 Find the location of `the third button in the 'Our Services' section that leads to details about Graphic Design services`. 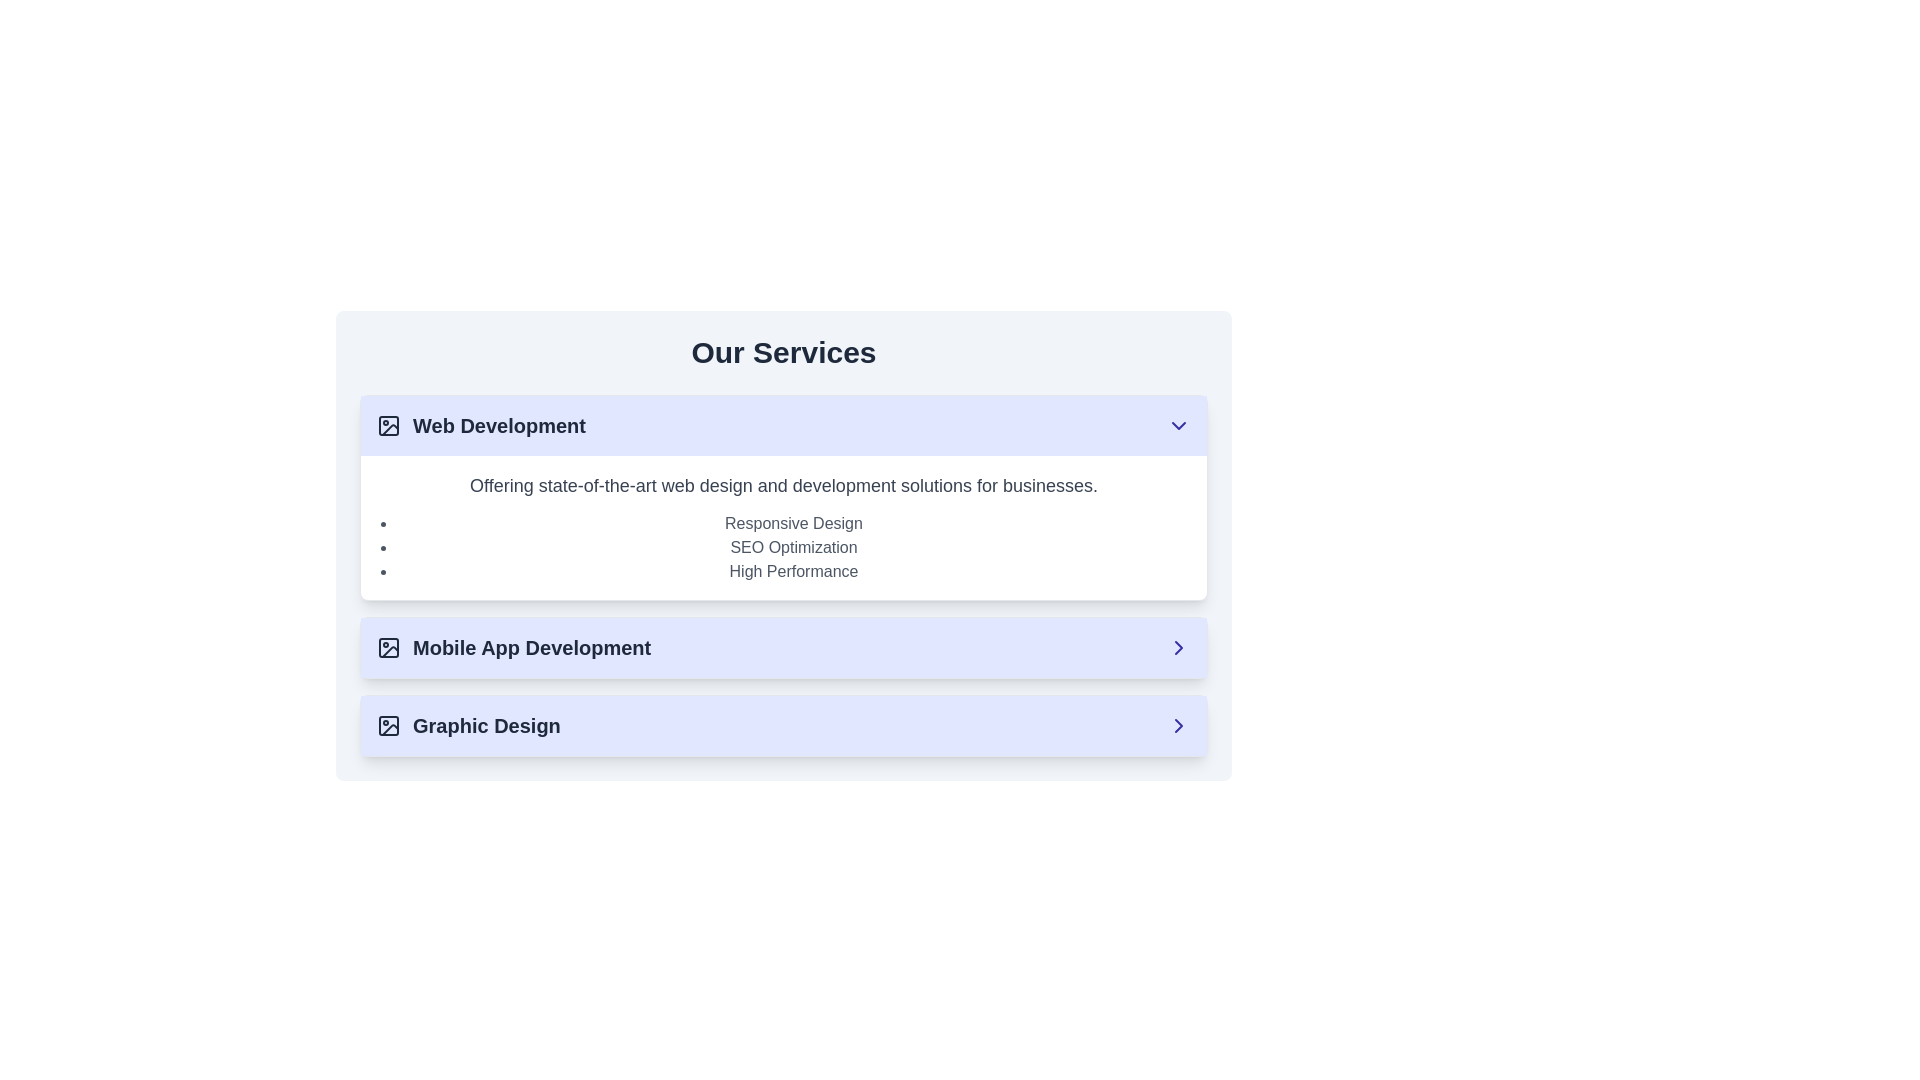

the third button in the 'Our Services' section that leads to details about Graphic Design services is located at coordinates (782, 725).